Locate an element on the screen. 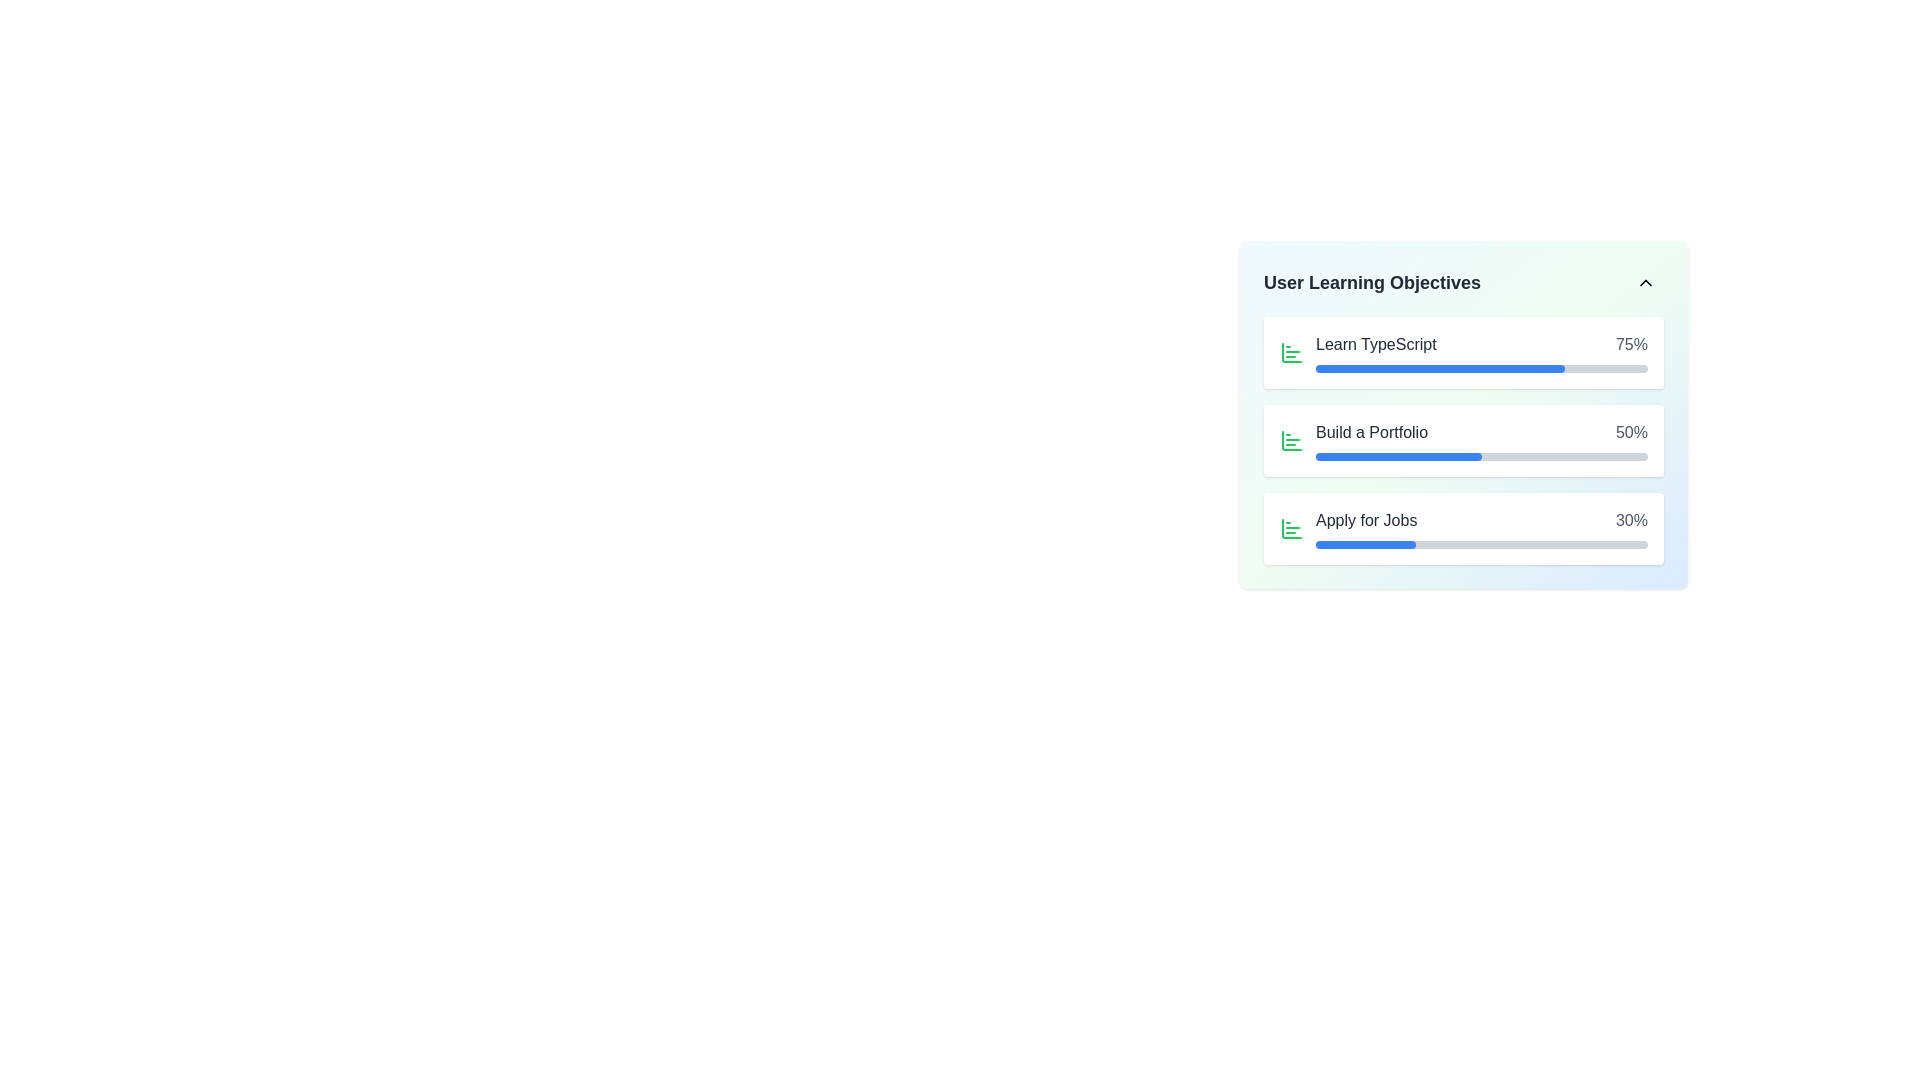  the header bar containing the text 'User Learning Objectives' with a chevron-up icon for accessibility navigation is located at coordinates (1464, 282).